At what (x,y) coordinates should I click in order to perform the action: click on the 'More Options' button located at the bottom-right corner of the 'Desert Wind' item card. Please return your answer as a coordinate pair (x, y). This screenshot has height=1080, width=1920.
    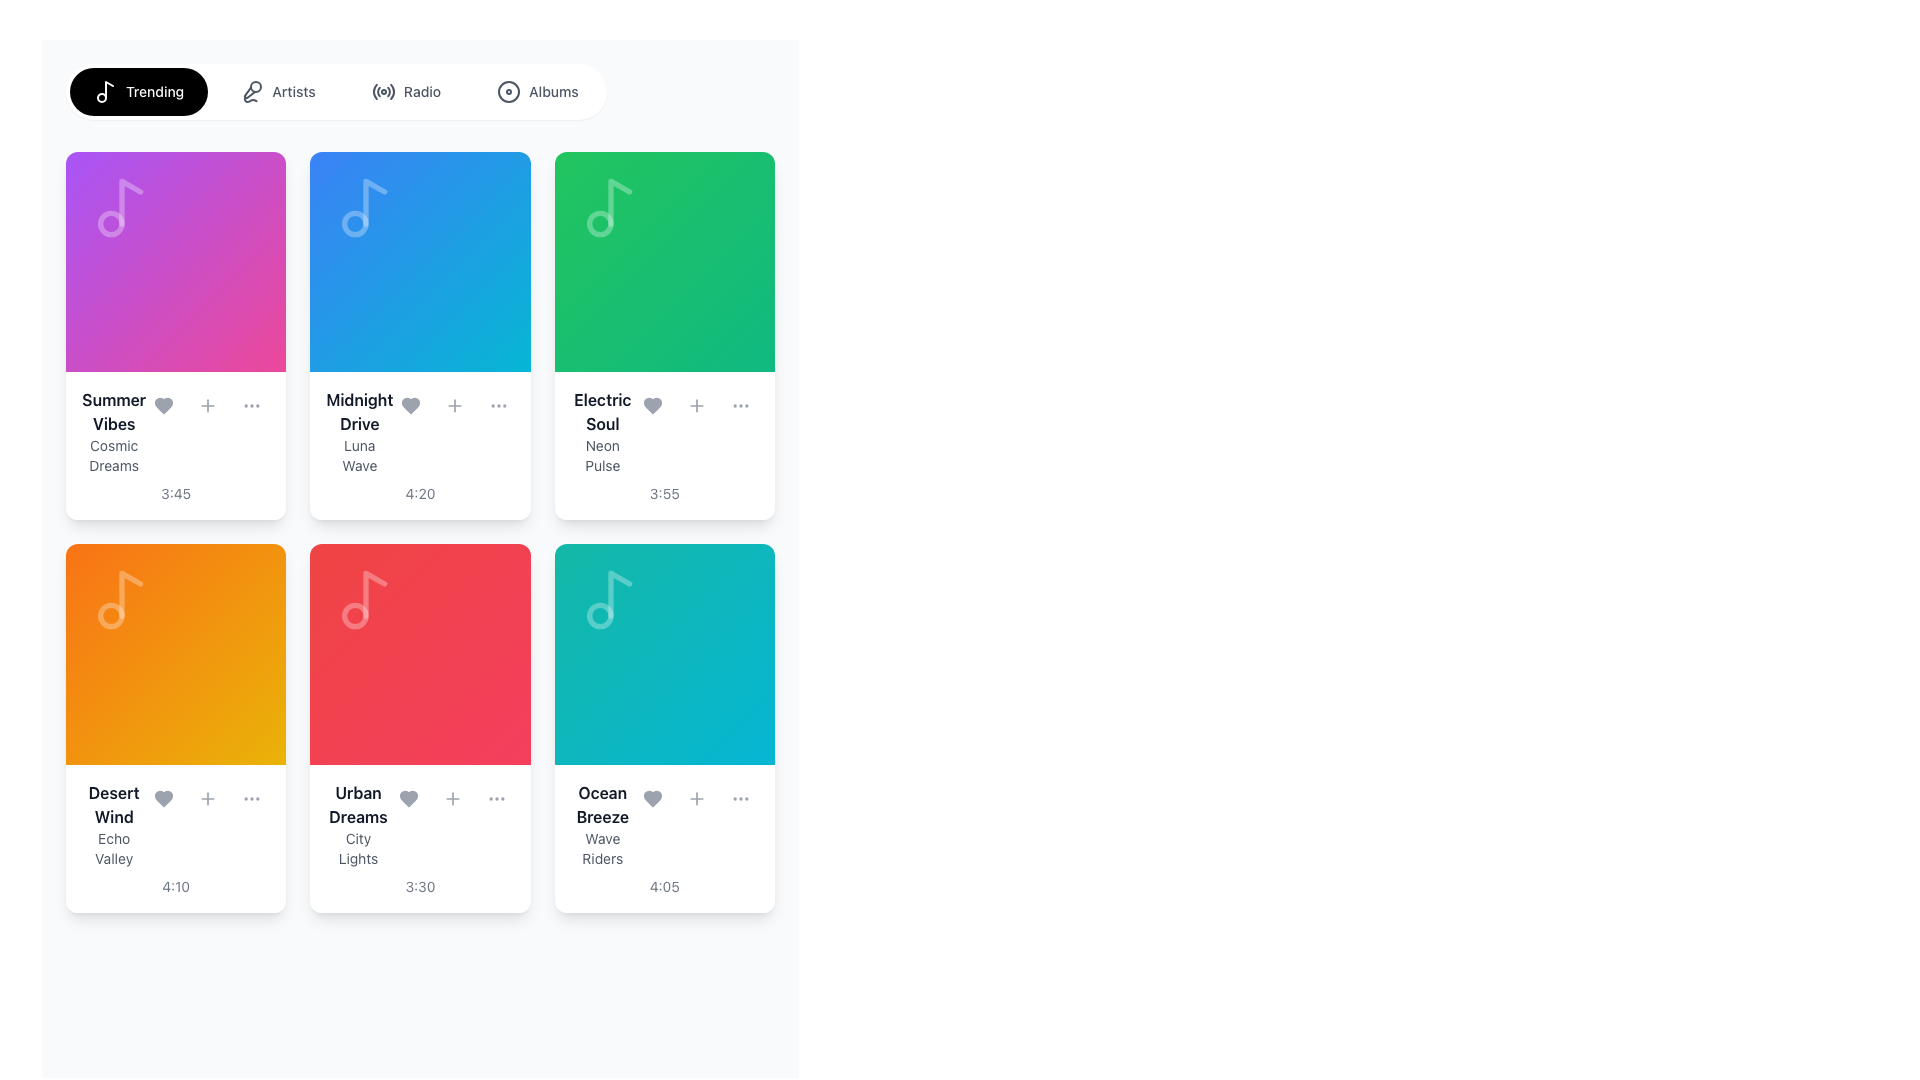
    Looking at the image, I should click on (251, 797).